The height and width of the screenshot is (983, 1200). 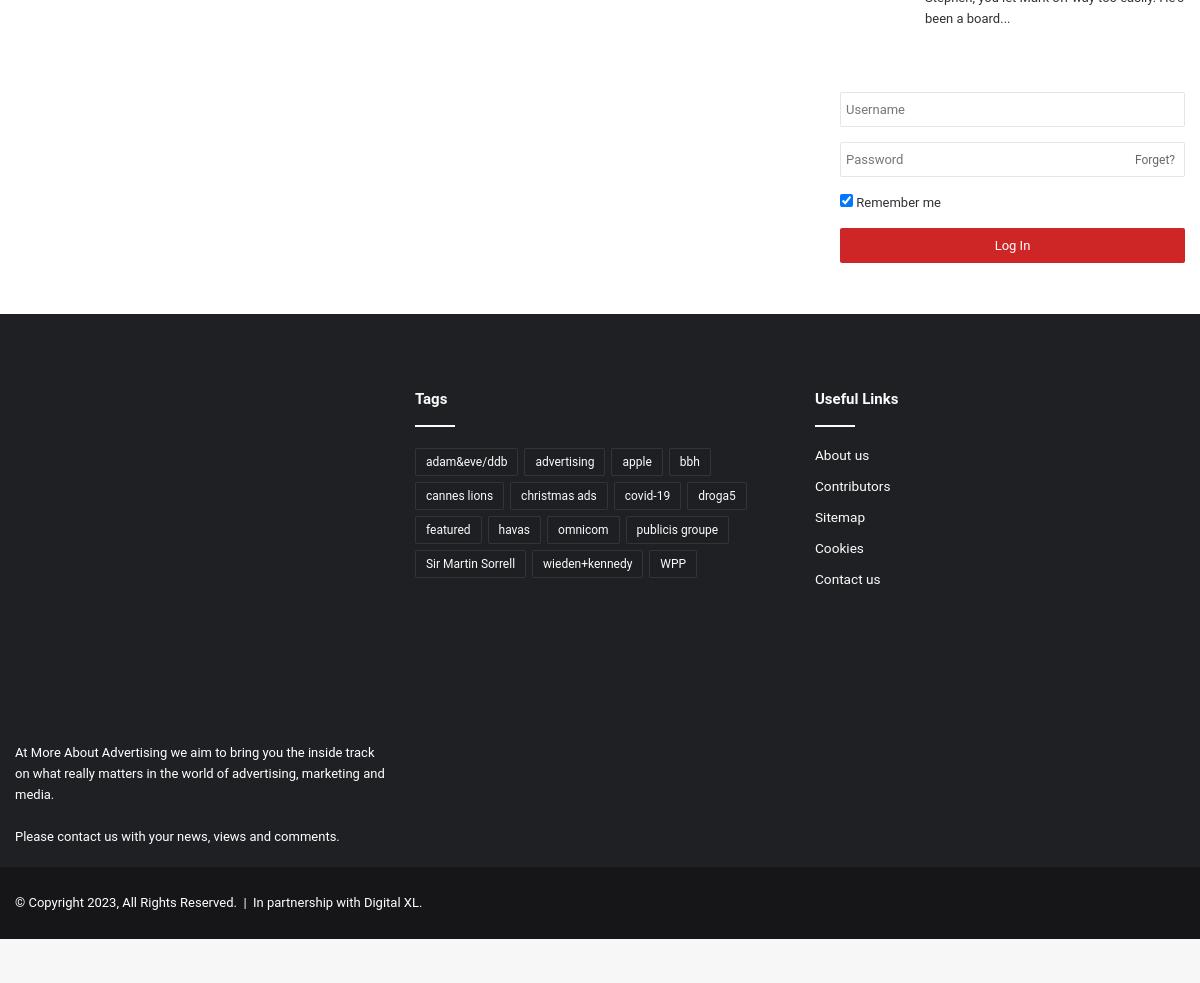 I want to click on 'christmas ads', so click(x=557, y=495).